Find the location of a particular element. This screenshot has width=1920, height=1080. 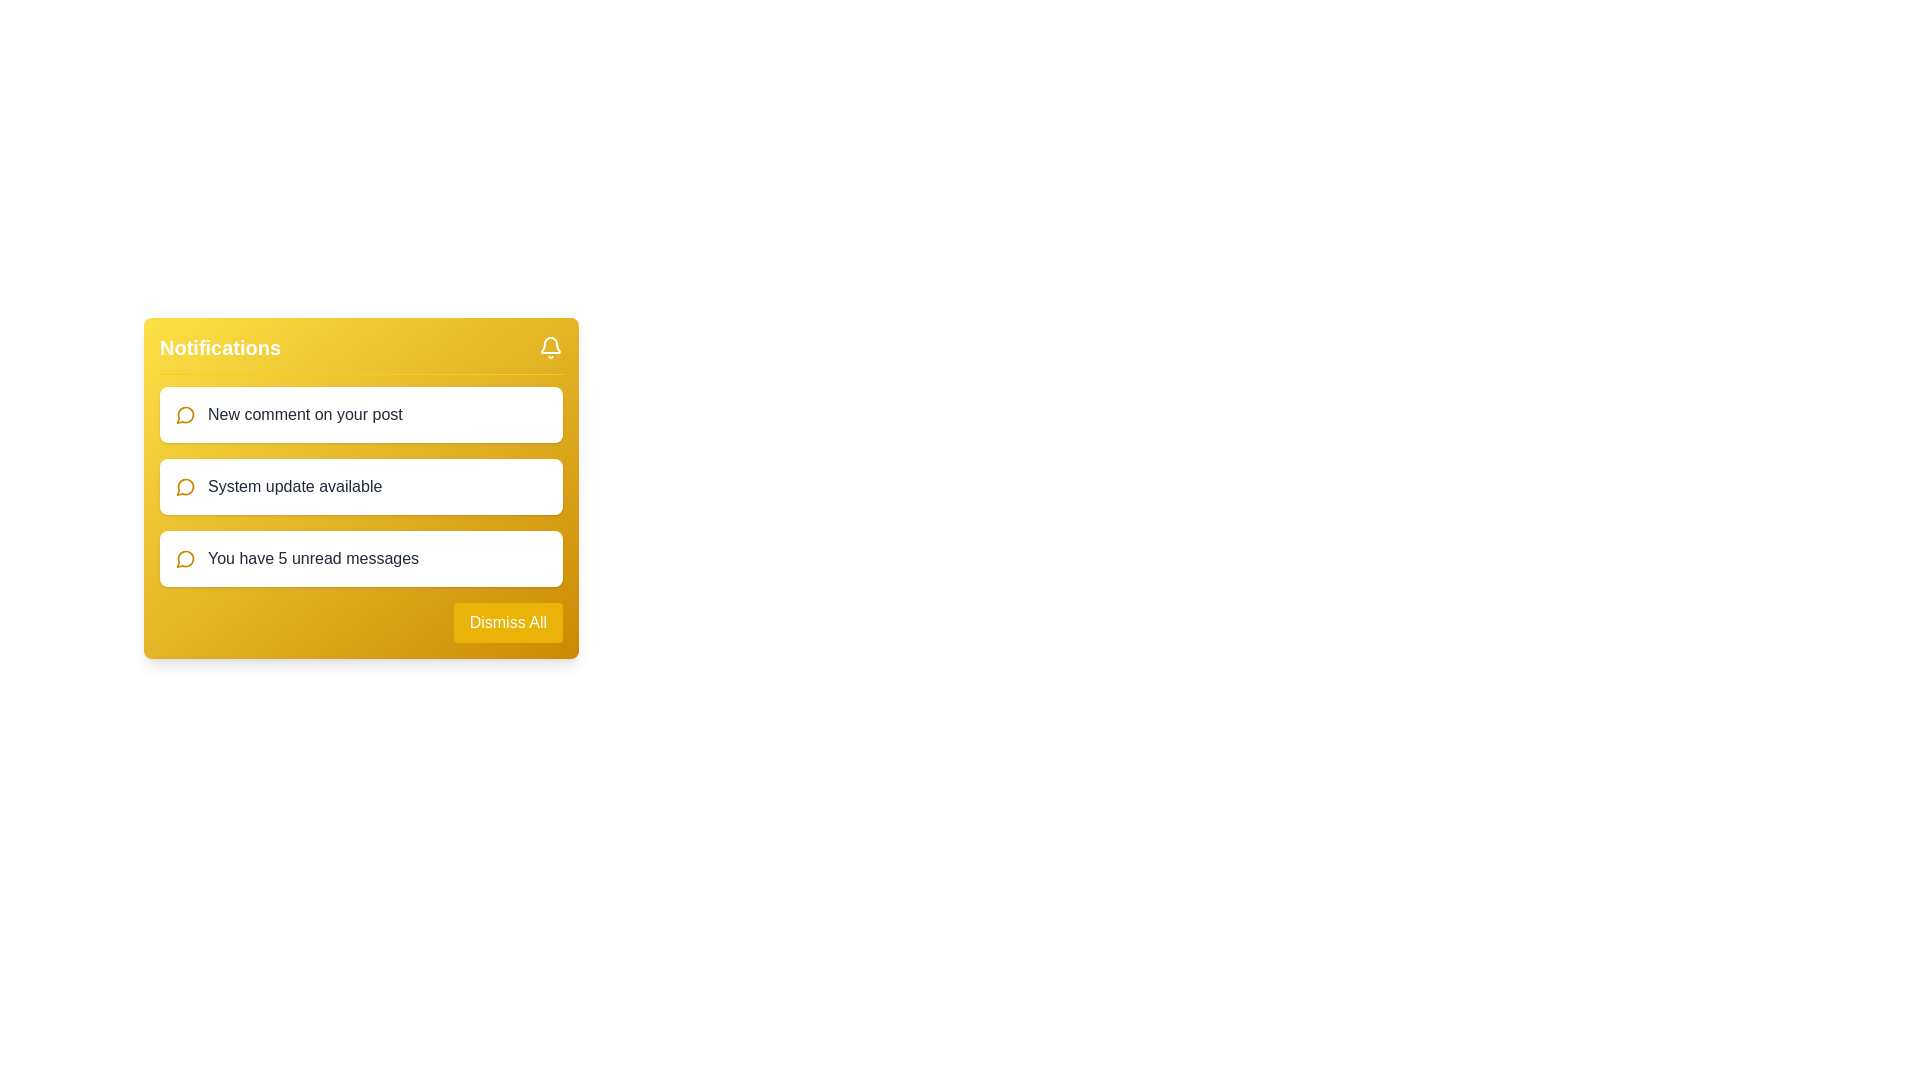

the second notification item in the yellow panel titled 'Notifications' is located at coordinates (361, 508).